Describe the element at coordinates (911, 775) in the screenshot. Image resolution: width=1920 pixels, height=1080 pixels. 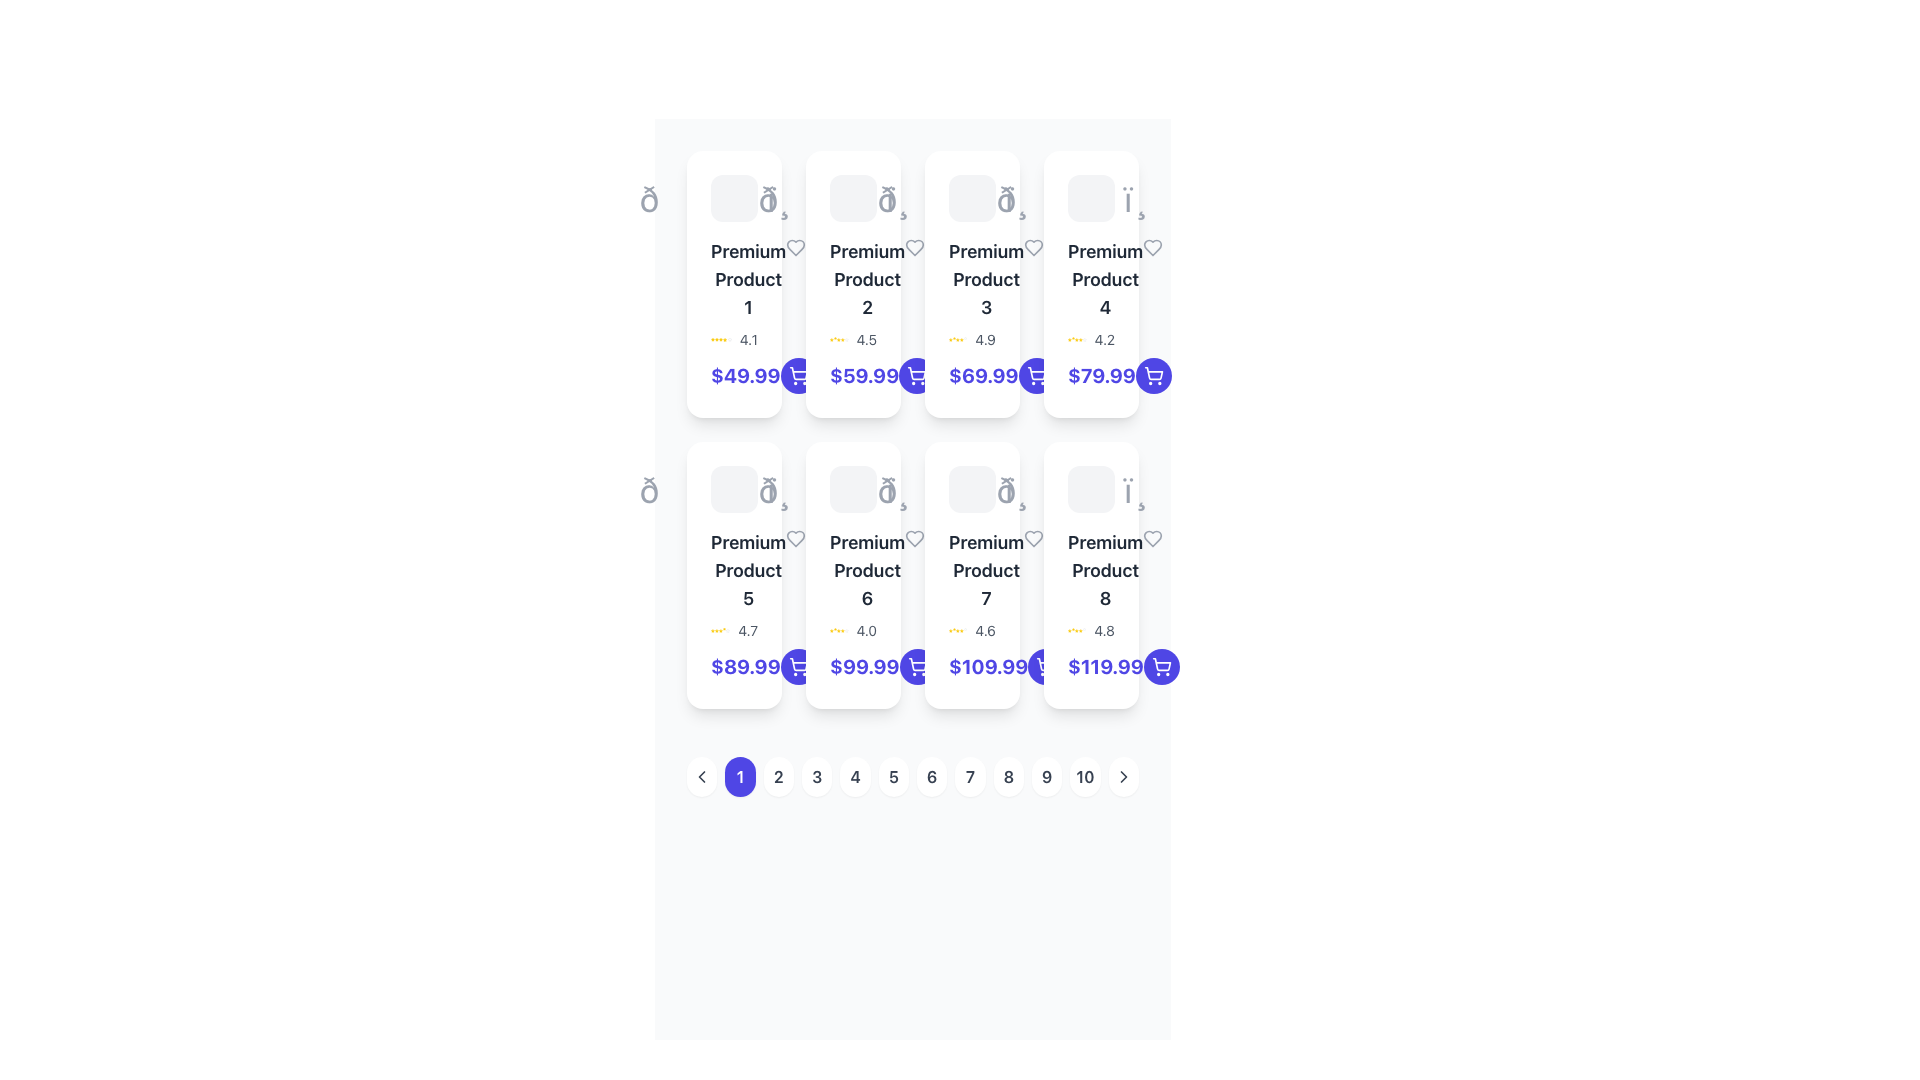
I see `the sixth button in the pagination bar located at the bottom of the layout for accessibility purposes` at that location.